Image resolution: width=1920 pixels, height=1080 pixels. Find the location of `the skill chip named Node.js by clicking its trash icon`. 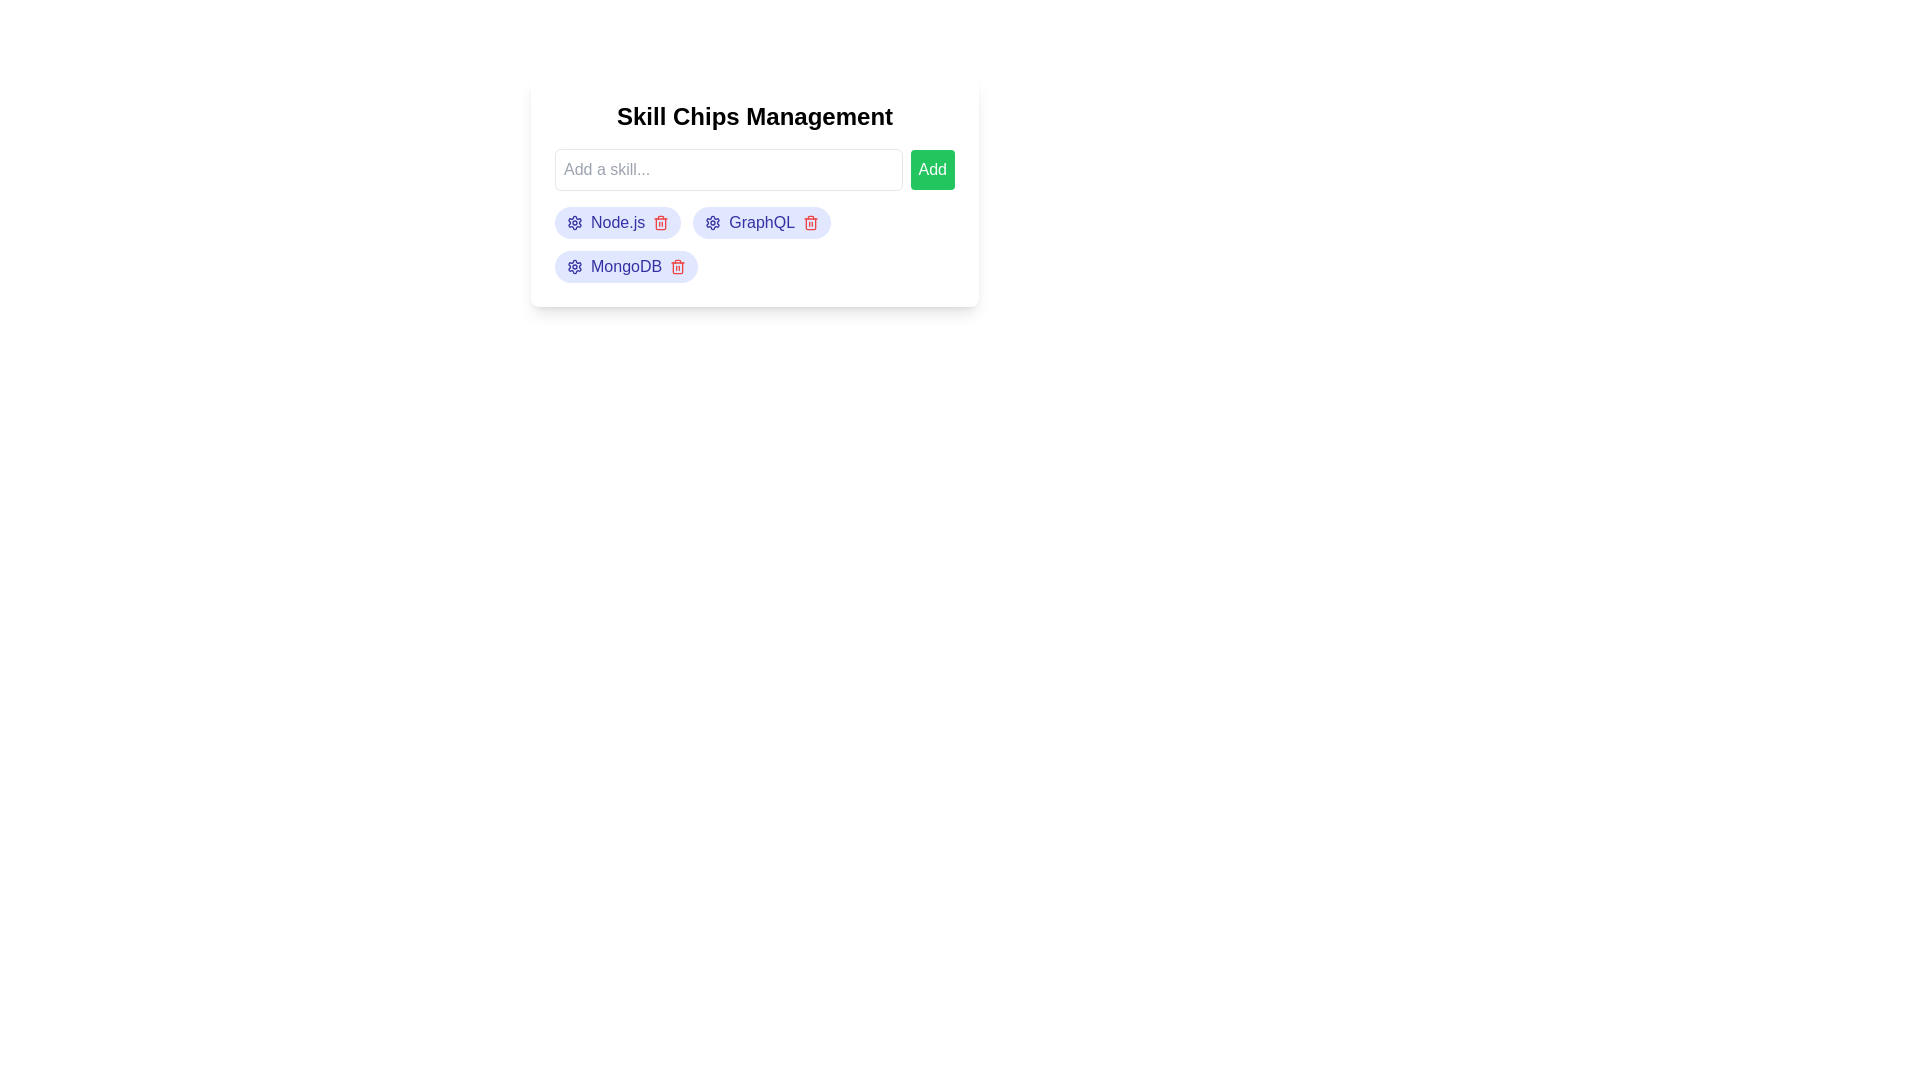

the skill chip named Node.js by clicking its trash icon is located at coordinates (661, 223).